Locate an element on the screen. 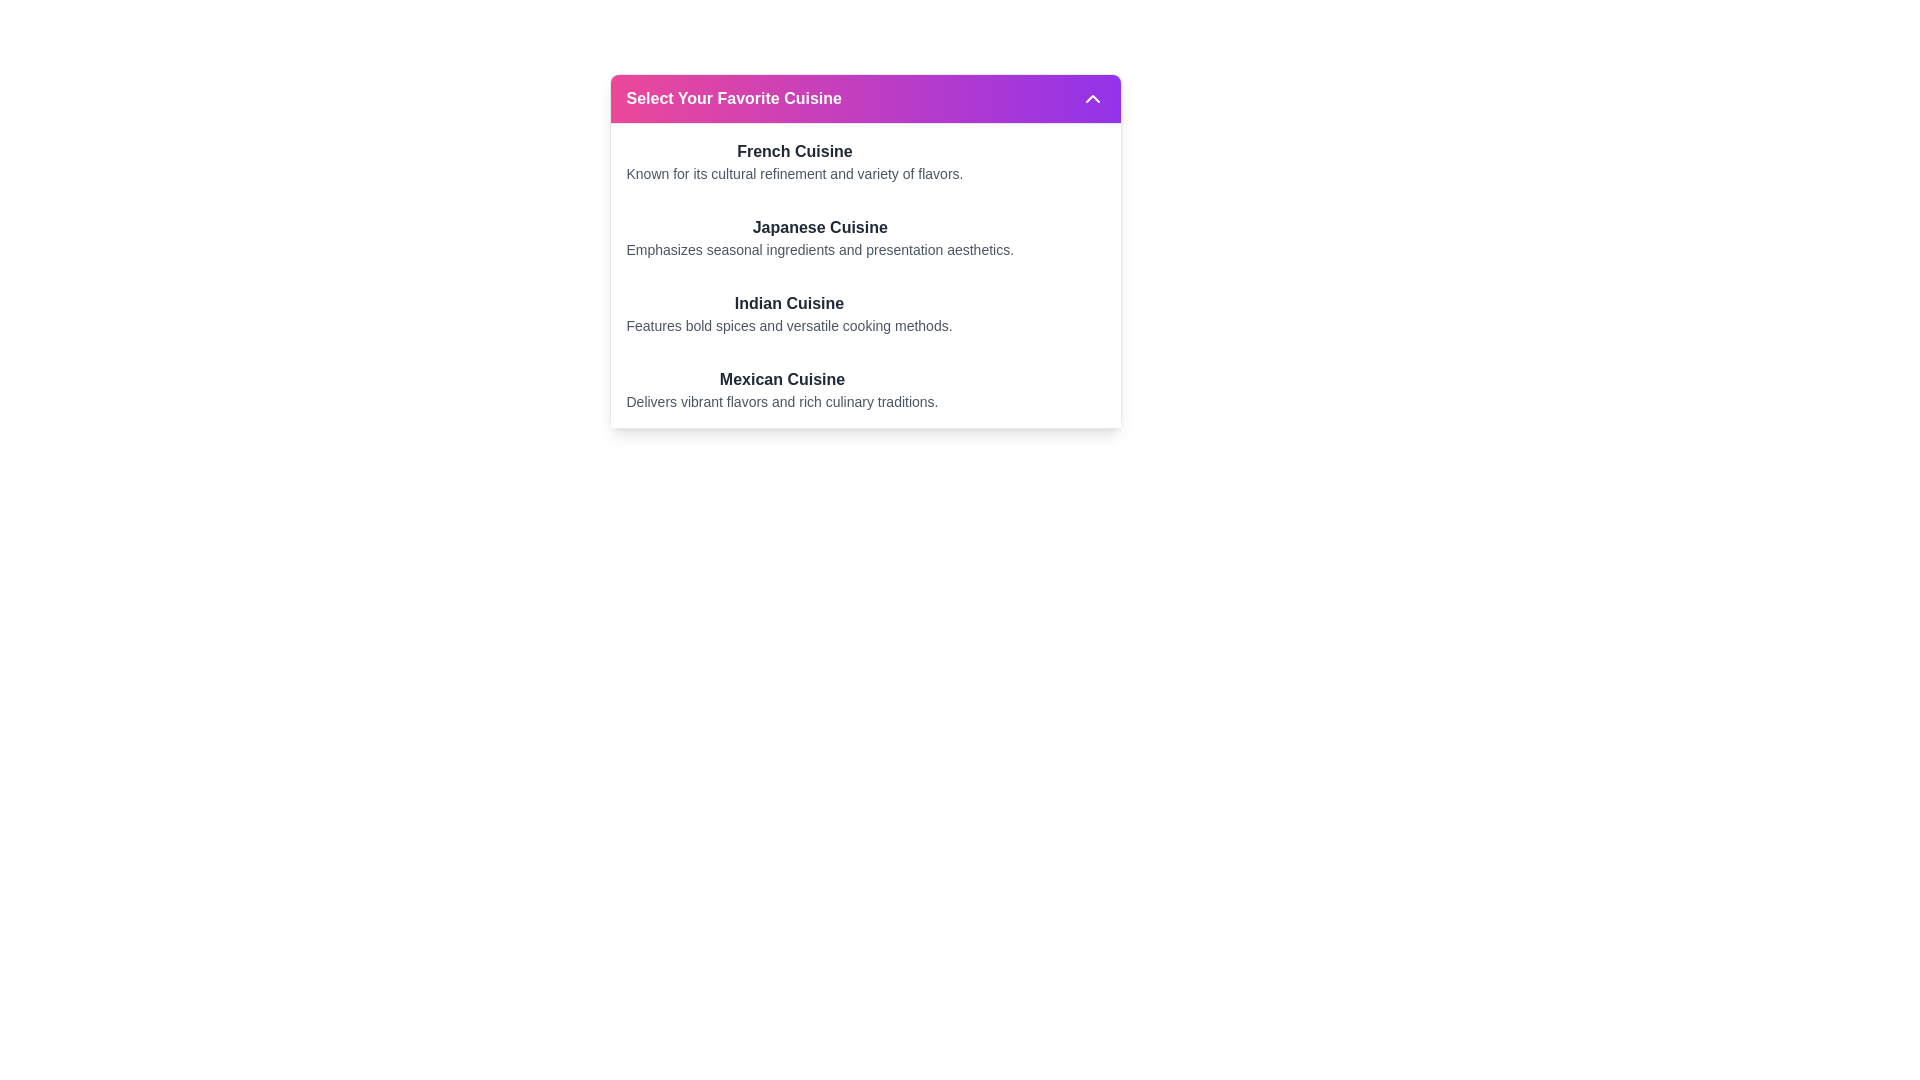 Image resolution: width=1920 pixels, height=1080 pixels. text label that serves as the title for the list item related to 'French Cuisine' located at the top of the 'Select Your Favorite Cuisine' panel is located at coordinates (793, 150).